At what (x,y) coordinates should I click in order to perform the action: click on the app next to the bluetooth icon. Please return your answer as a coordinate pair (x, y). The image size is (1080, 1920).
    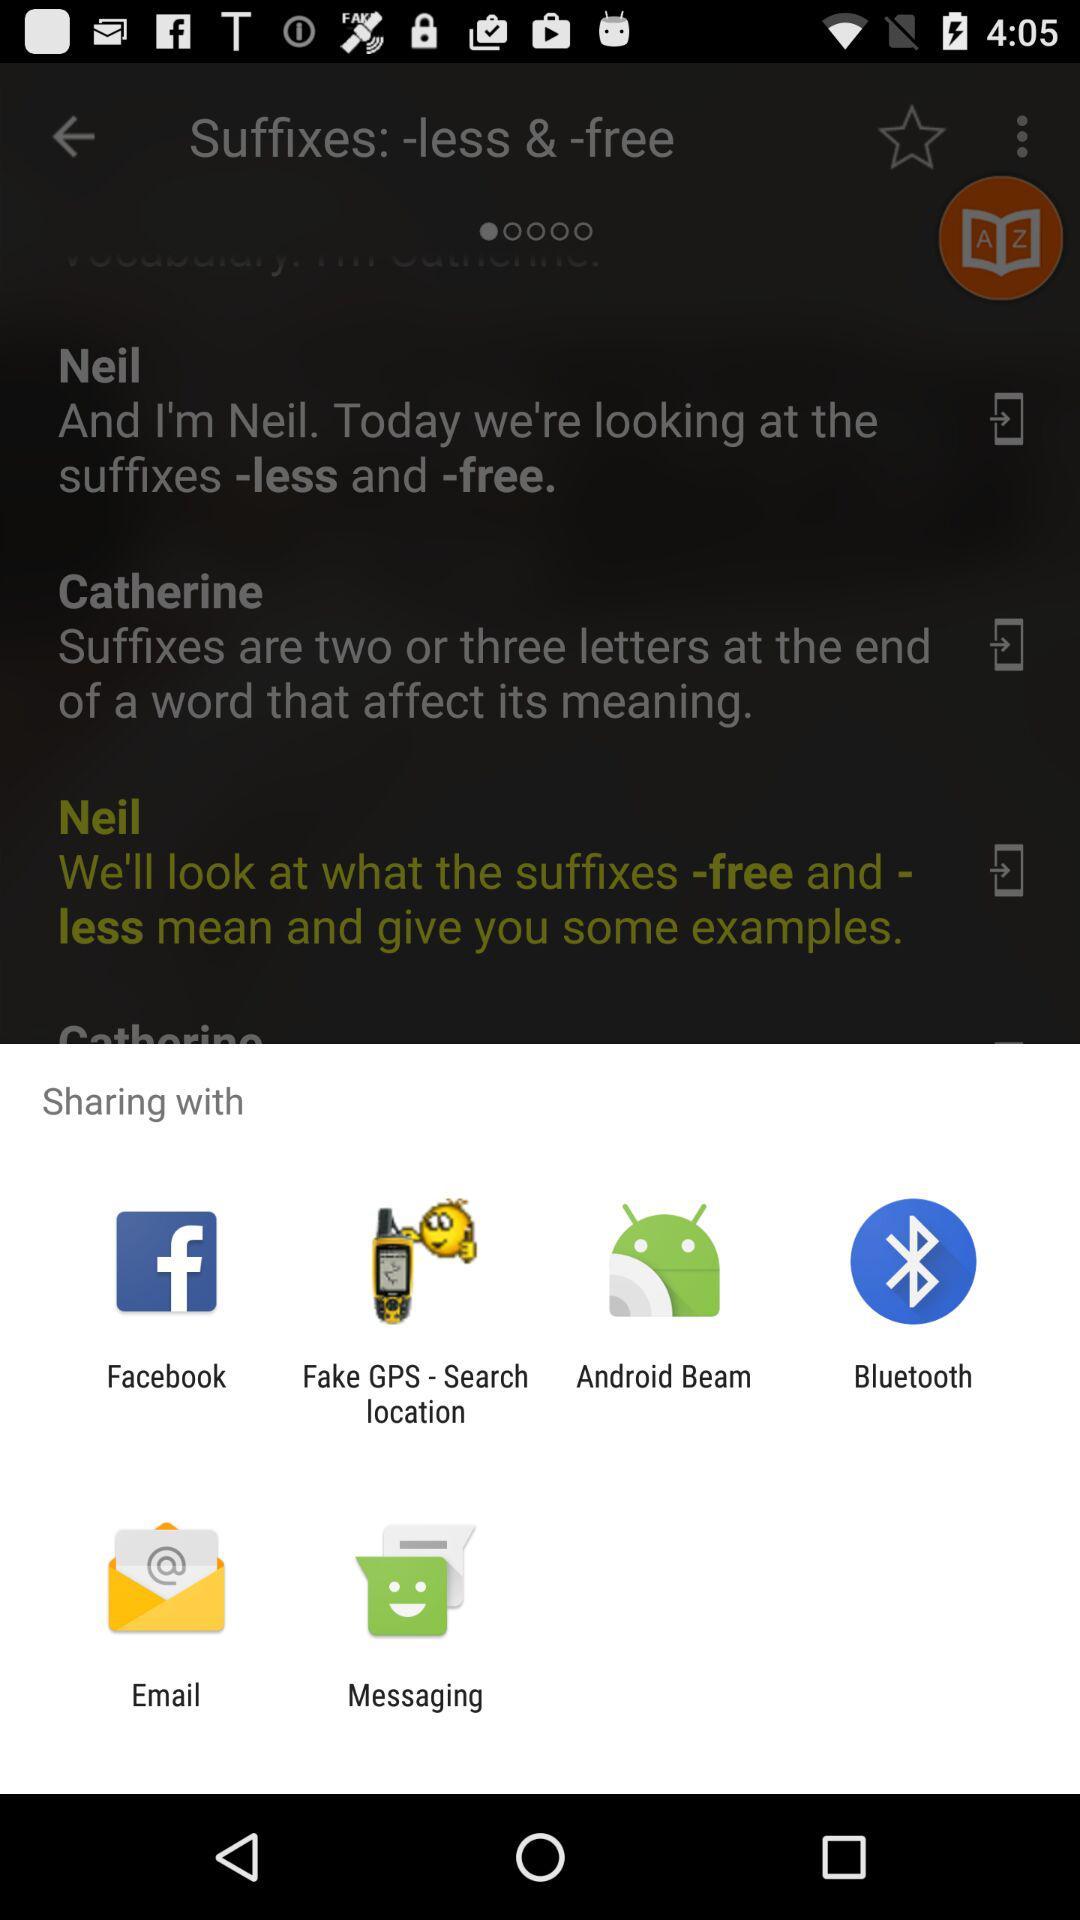
    Looking at the image, I should click on (664, 1392).